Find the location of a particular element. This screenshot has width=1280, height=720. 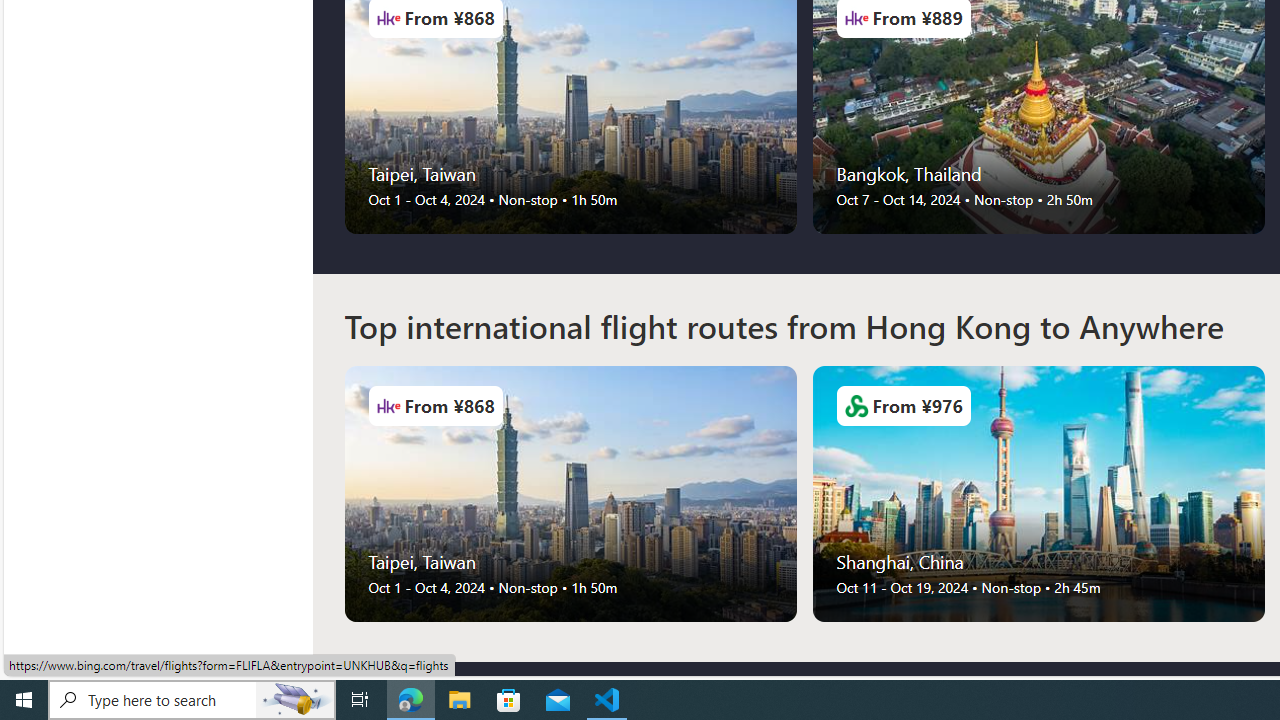

'Airlines Logo' is located at coordinates (856, 405).